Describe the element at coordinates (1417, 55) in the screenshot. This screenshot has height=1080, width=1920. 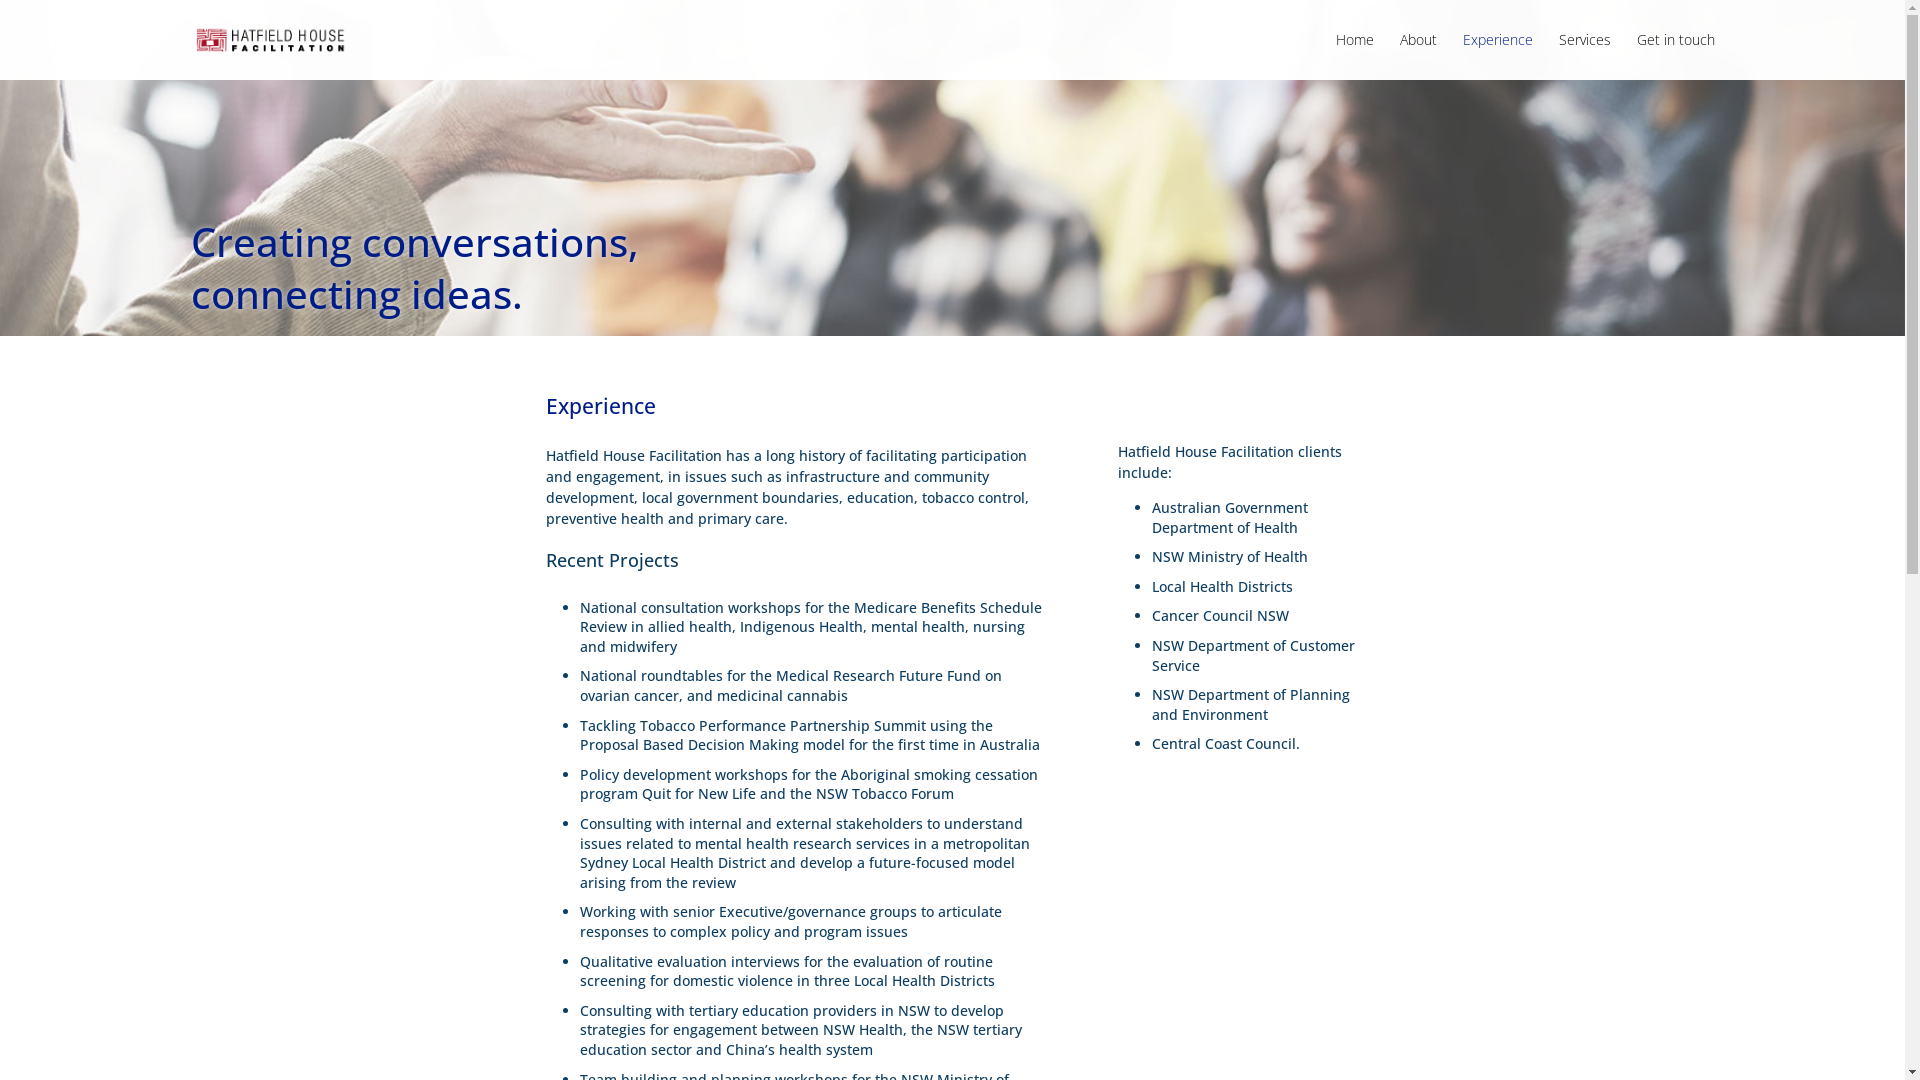
I see `'About'` at that location.